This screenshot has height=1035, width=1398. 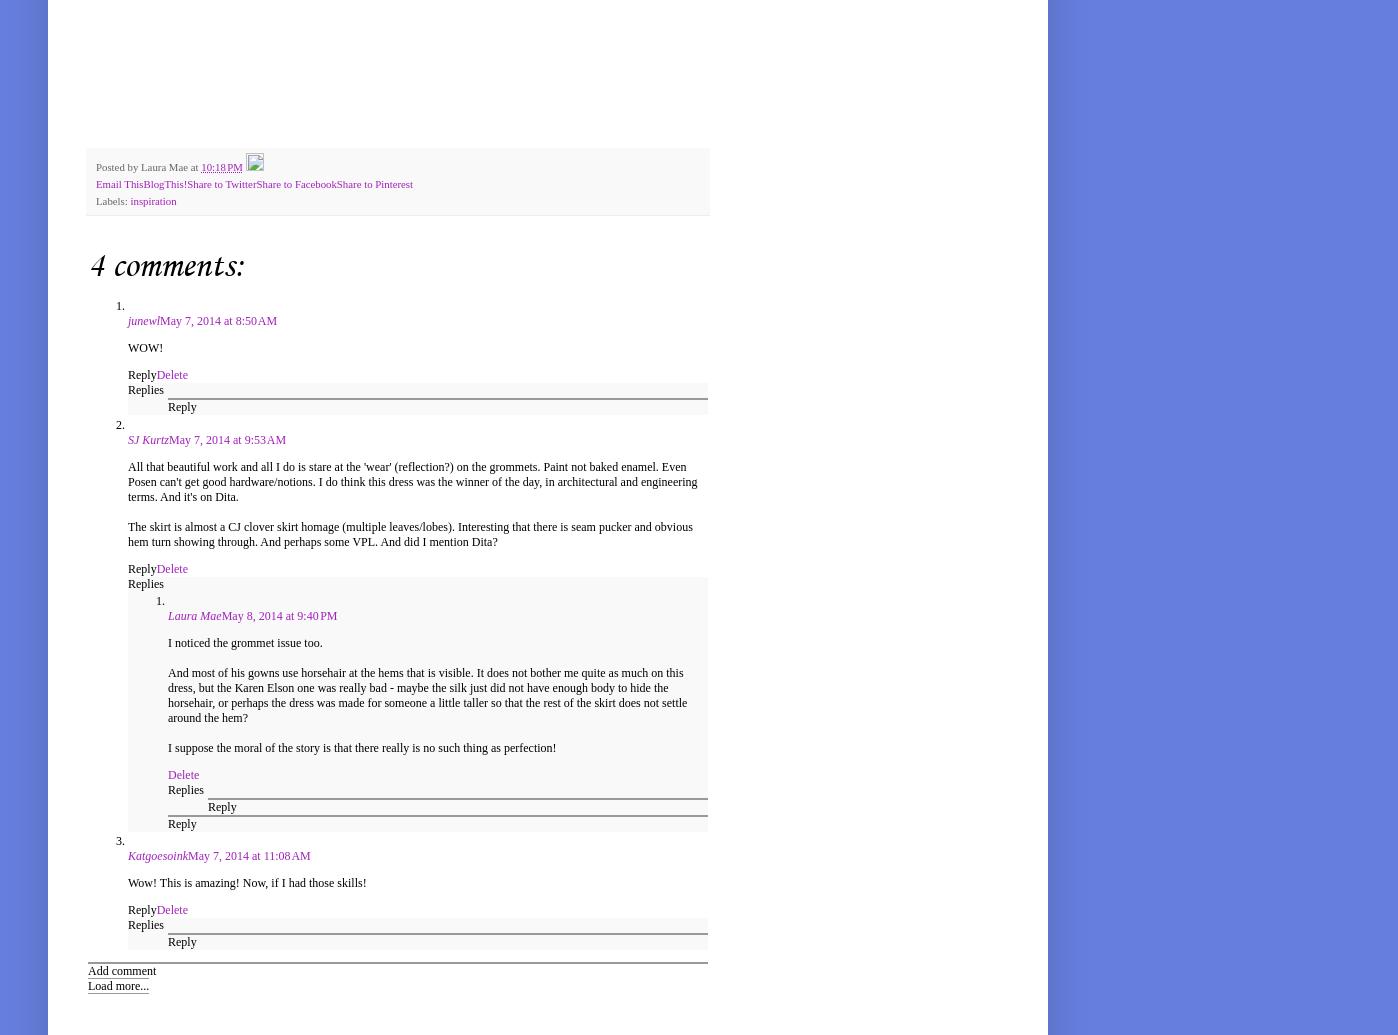 What do you see at coordinates (130, 200) in the screenshot?
I see `'inspiration'` at bounding box center [130, 200].